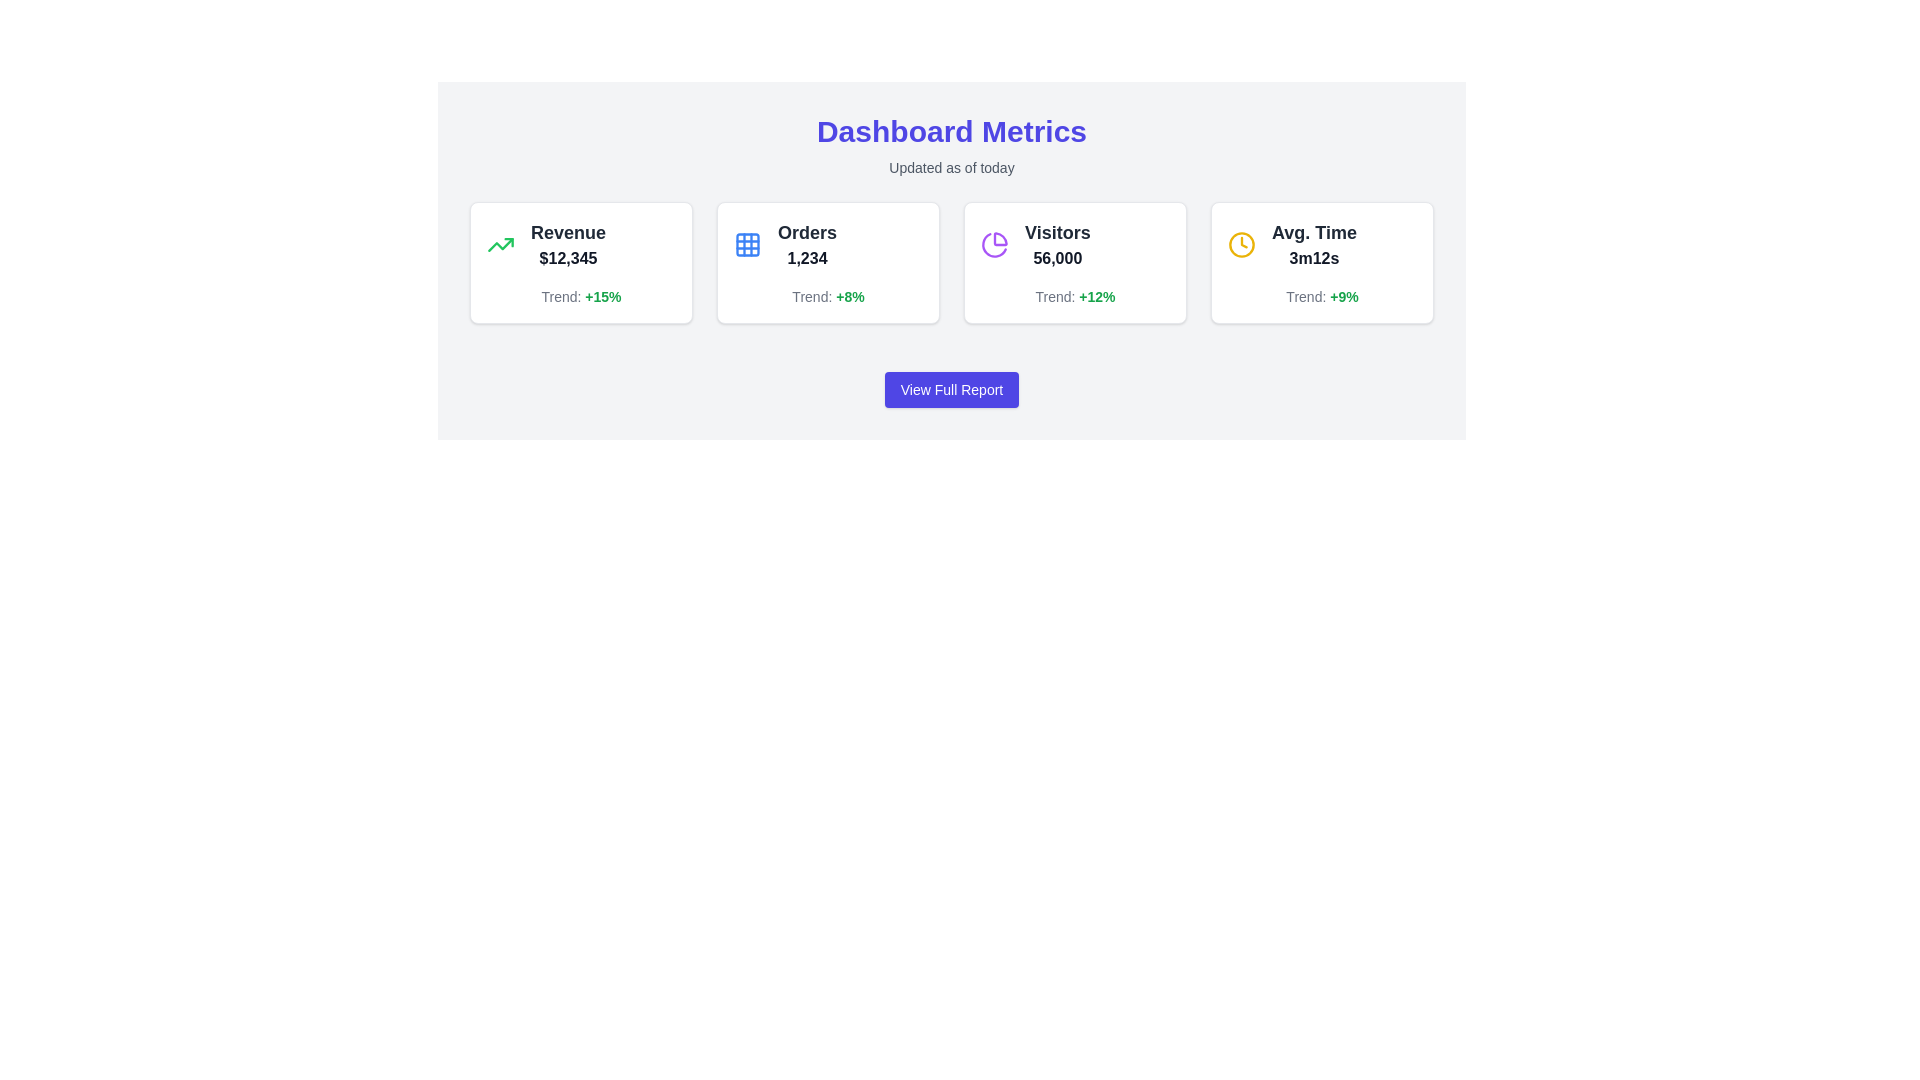 The image size is (1920, 1080). I want to click on text label displaying the trend information for 'Avg. Time', which shows a green '+9%' indicating a positive trend, located in the fourth card from the left on the dashboard, so click(1322, 297).